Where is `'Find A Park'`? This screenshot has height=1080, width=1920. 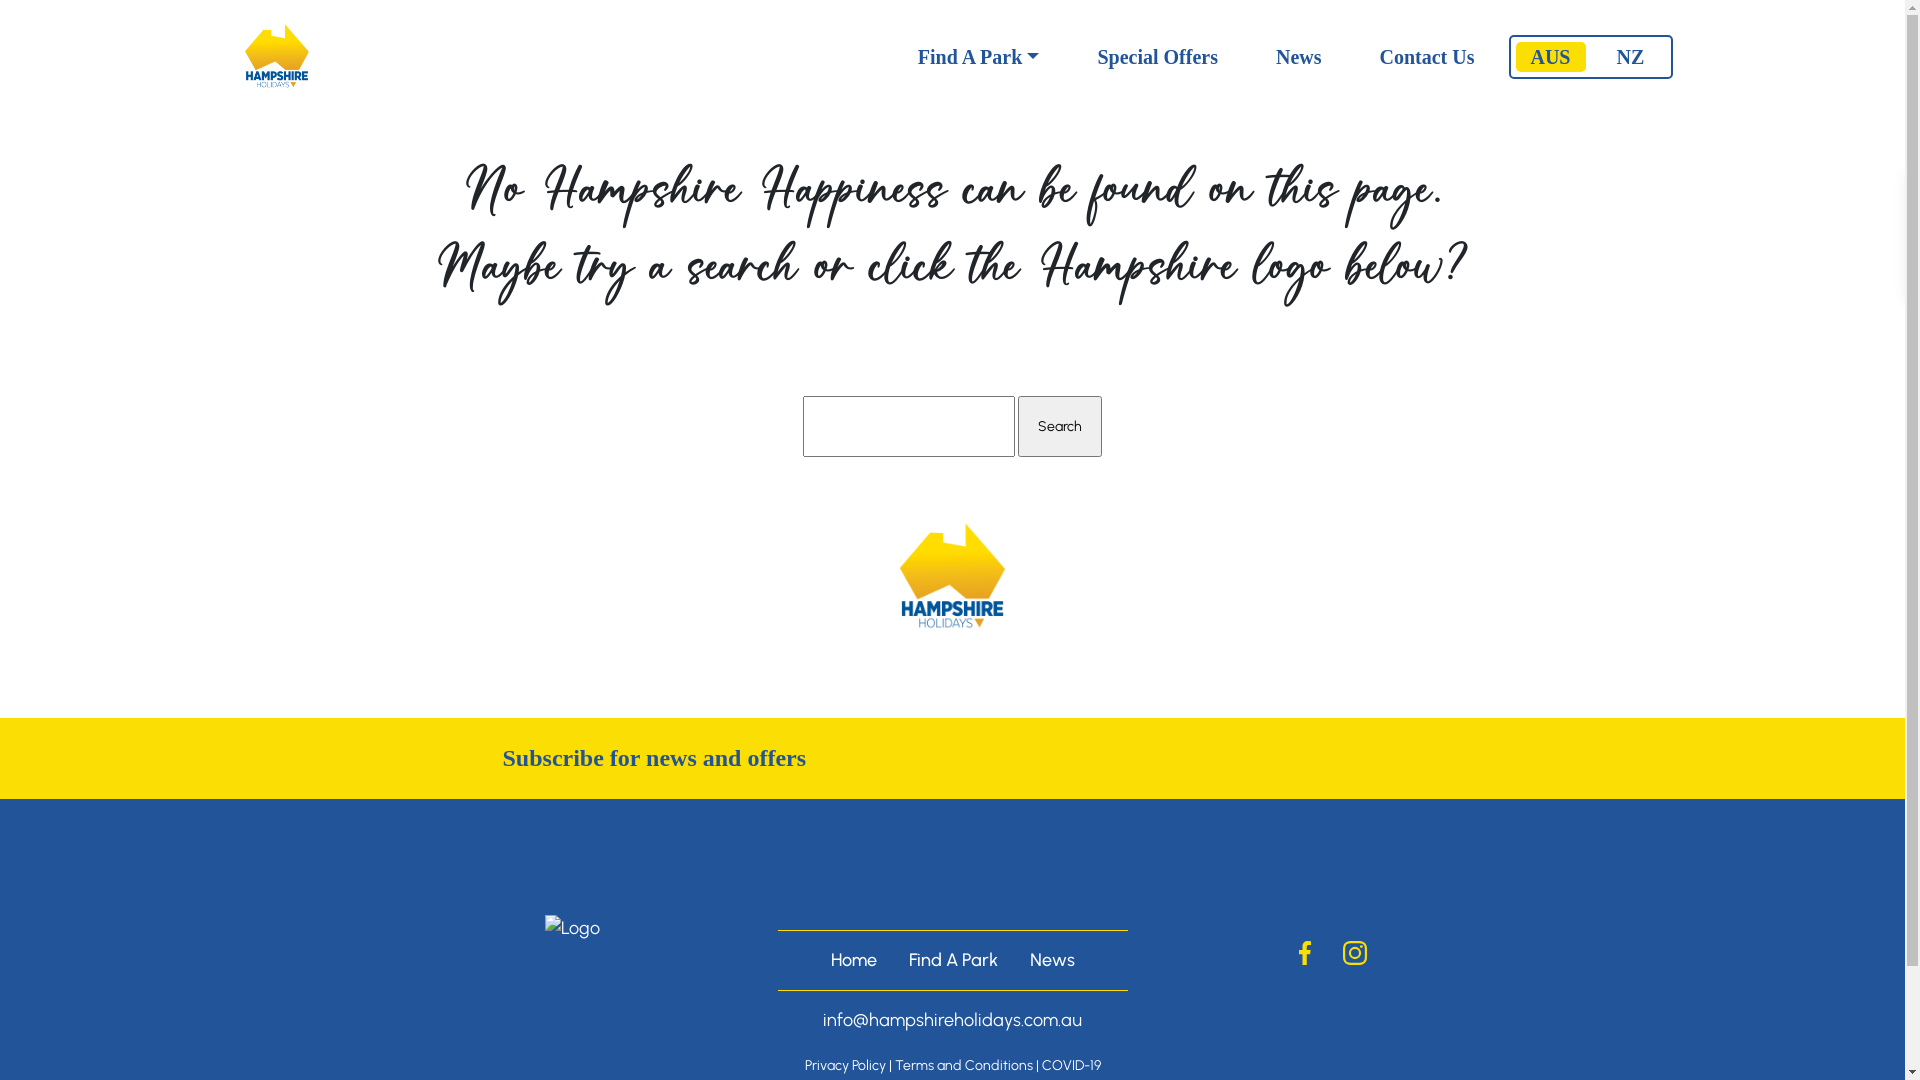
'Find A Park' is located at coordinates (979, 56).